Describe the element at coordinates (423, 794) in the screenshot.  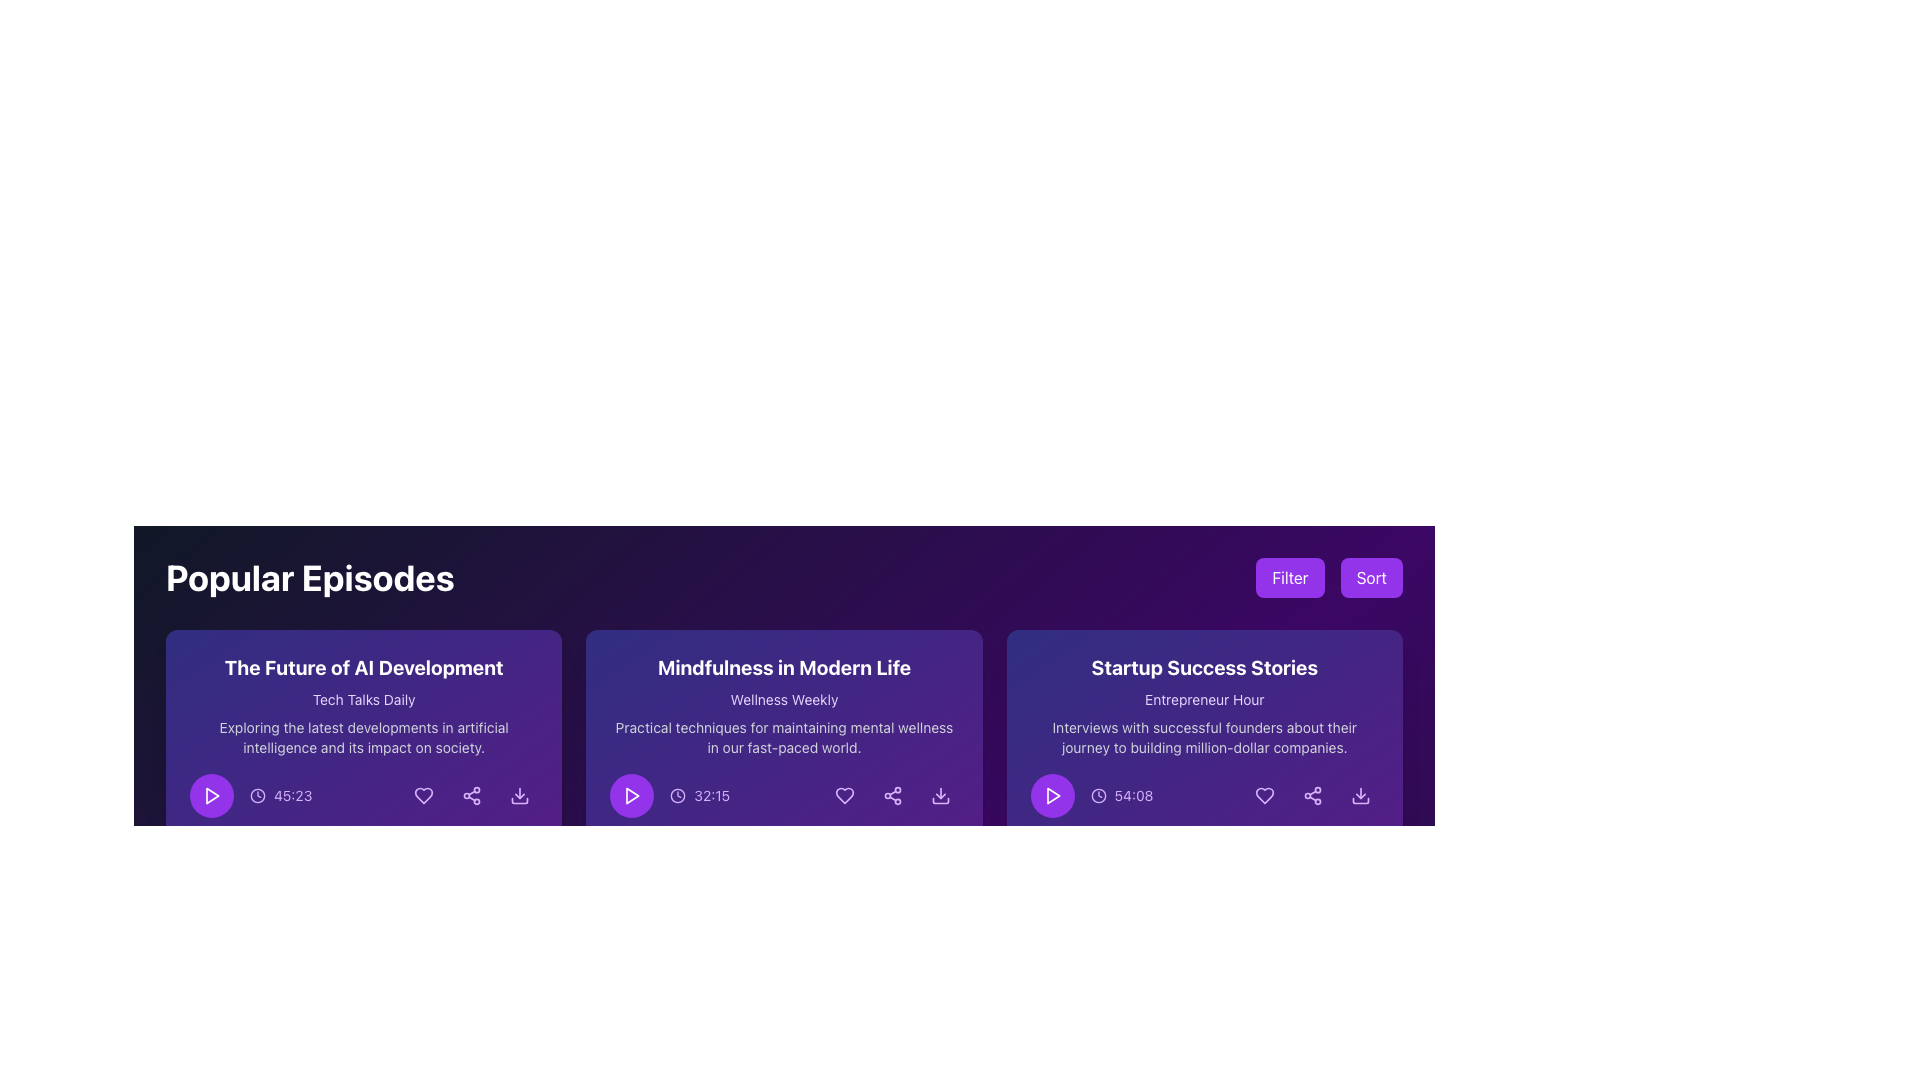
I see `the 'like' button located beneath the card titled 'The Future of AI Development' in the 'Popular Episodes' section to potentially display a tooltip` at that location.